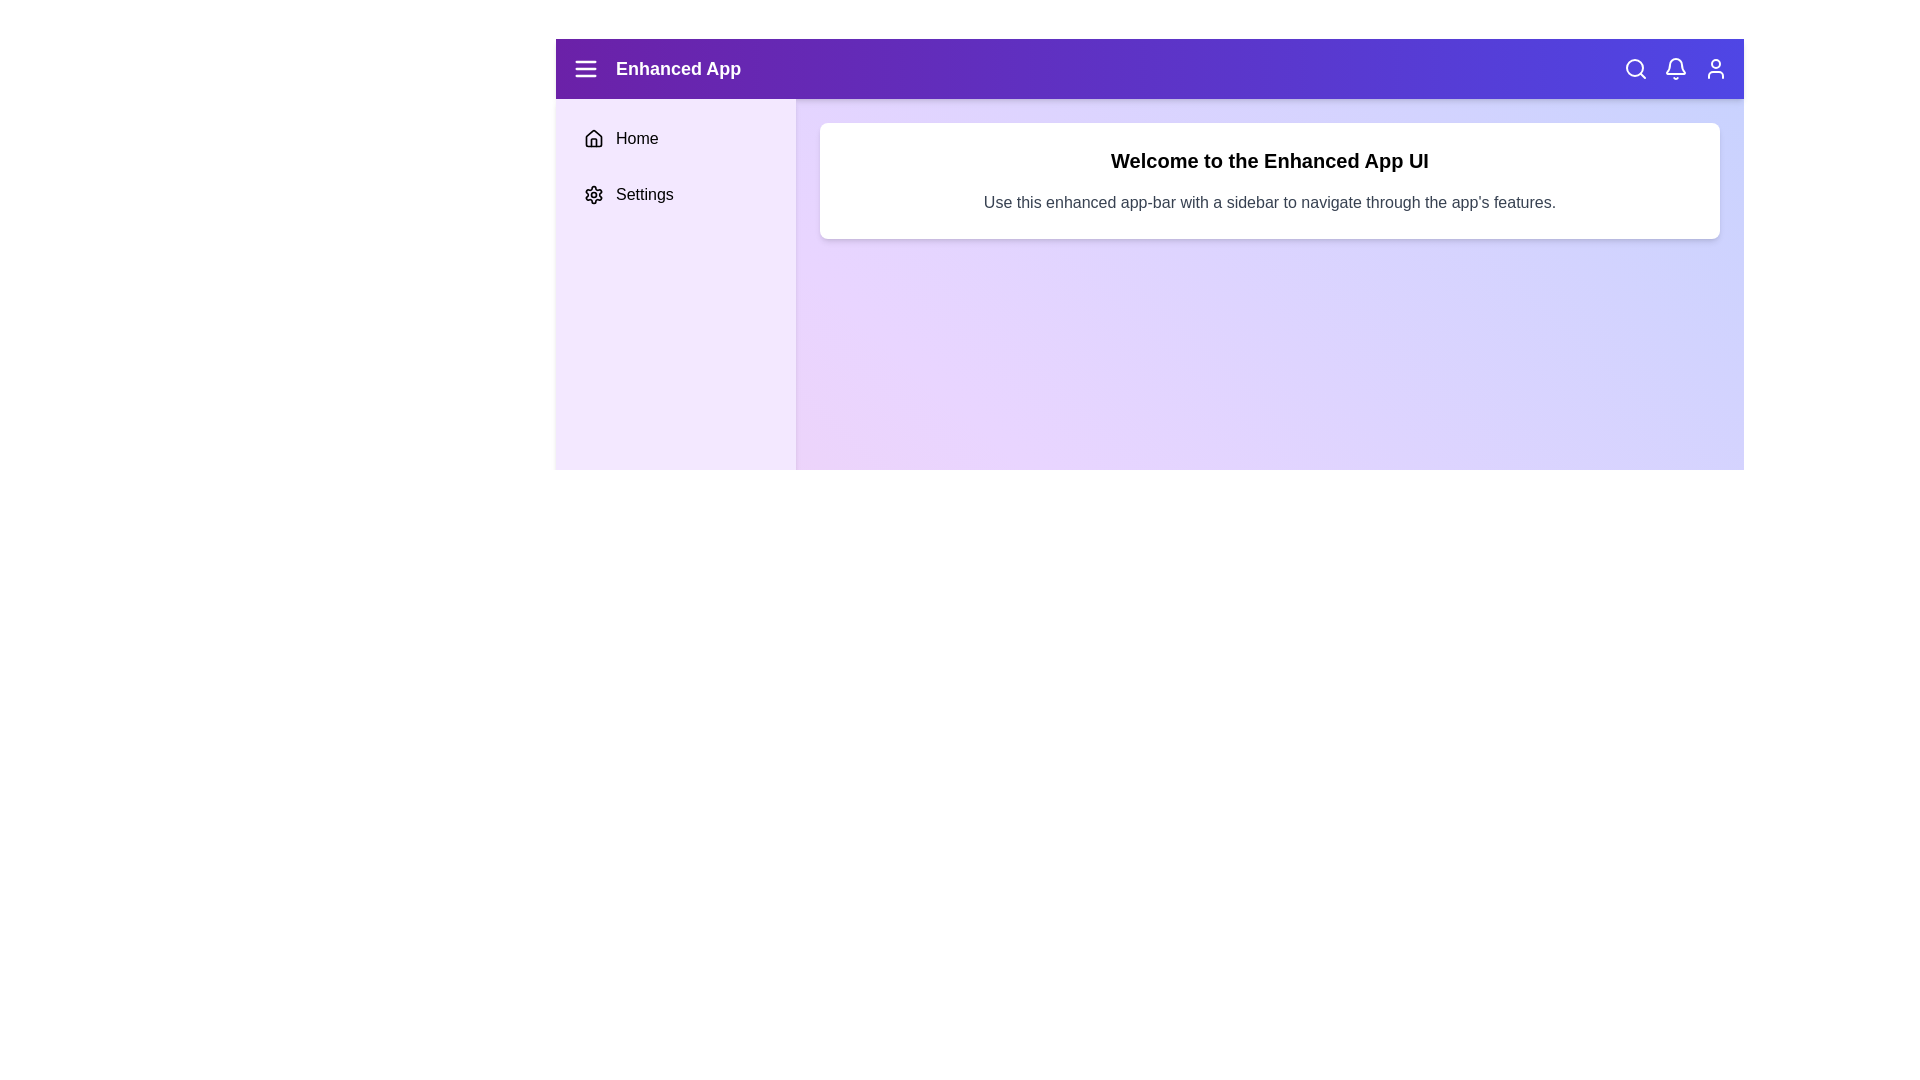  What do you see at coordinates (584, 68) in the screenshot?
I see `menu icon to toggle the sidebar visibility` at bounding box center [584, 68].